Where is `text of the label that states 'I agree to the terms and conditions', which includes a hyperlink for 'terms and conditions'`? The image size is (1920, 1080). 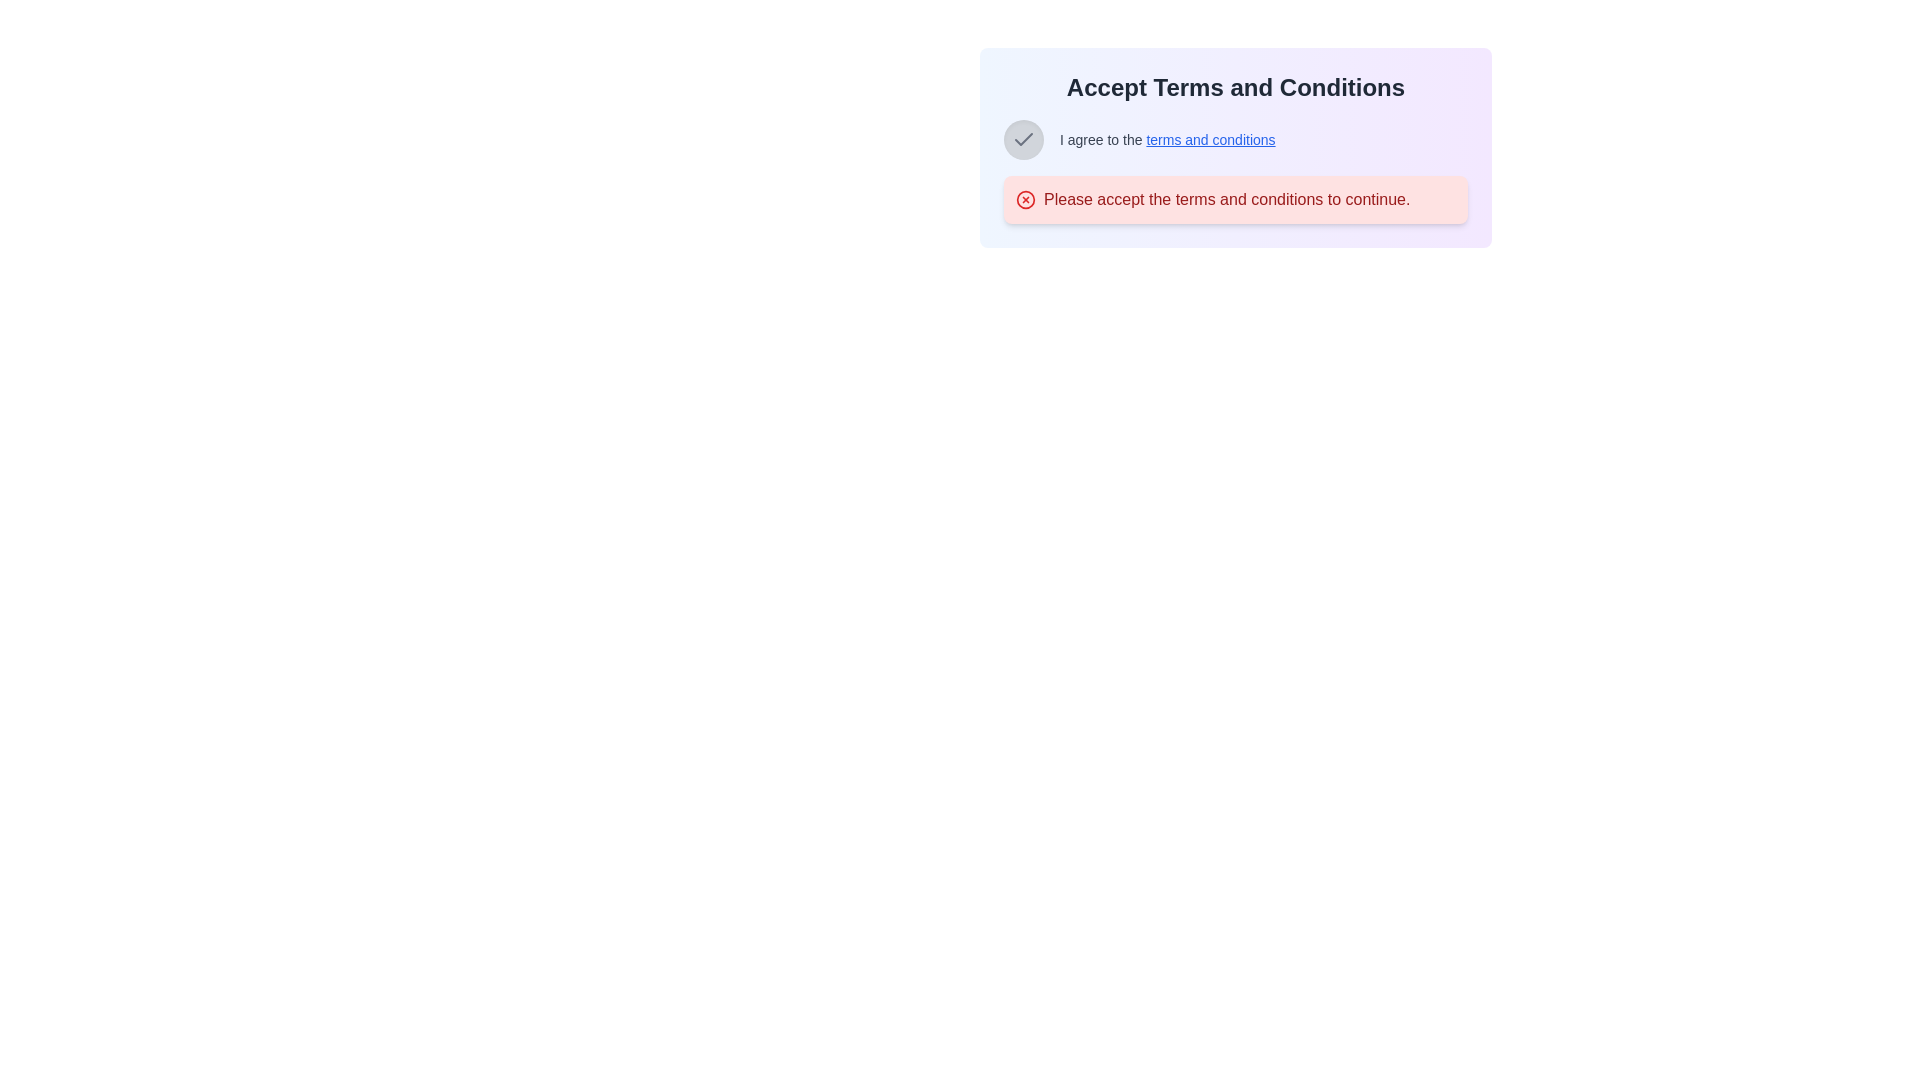 text of the label that states 'I agree to the terms and conditions', which includes a hyperlink for 'terms and conditions' is located at coordinates (1167, 138).